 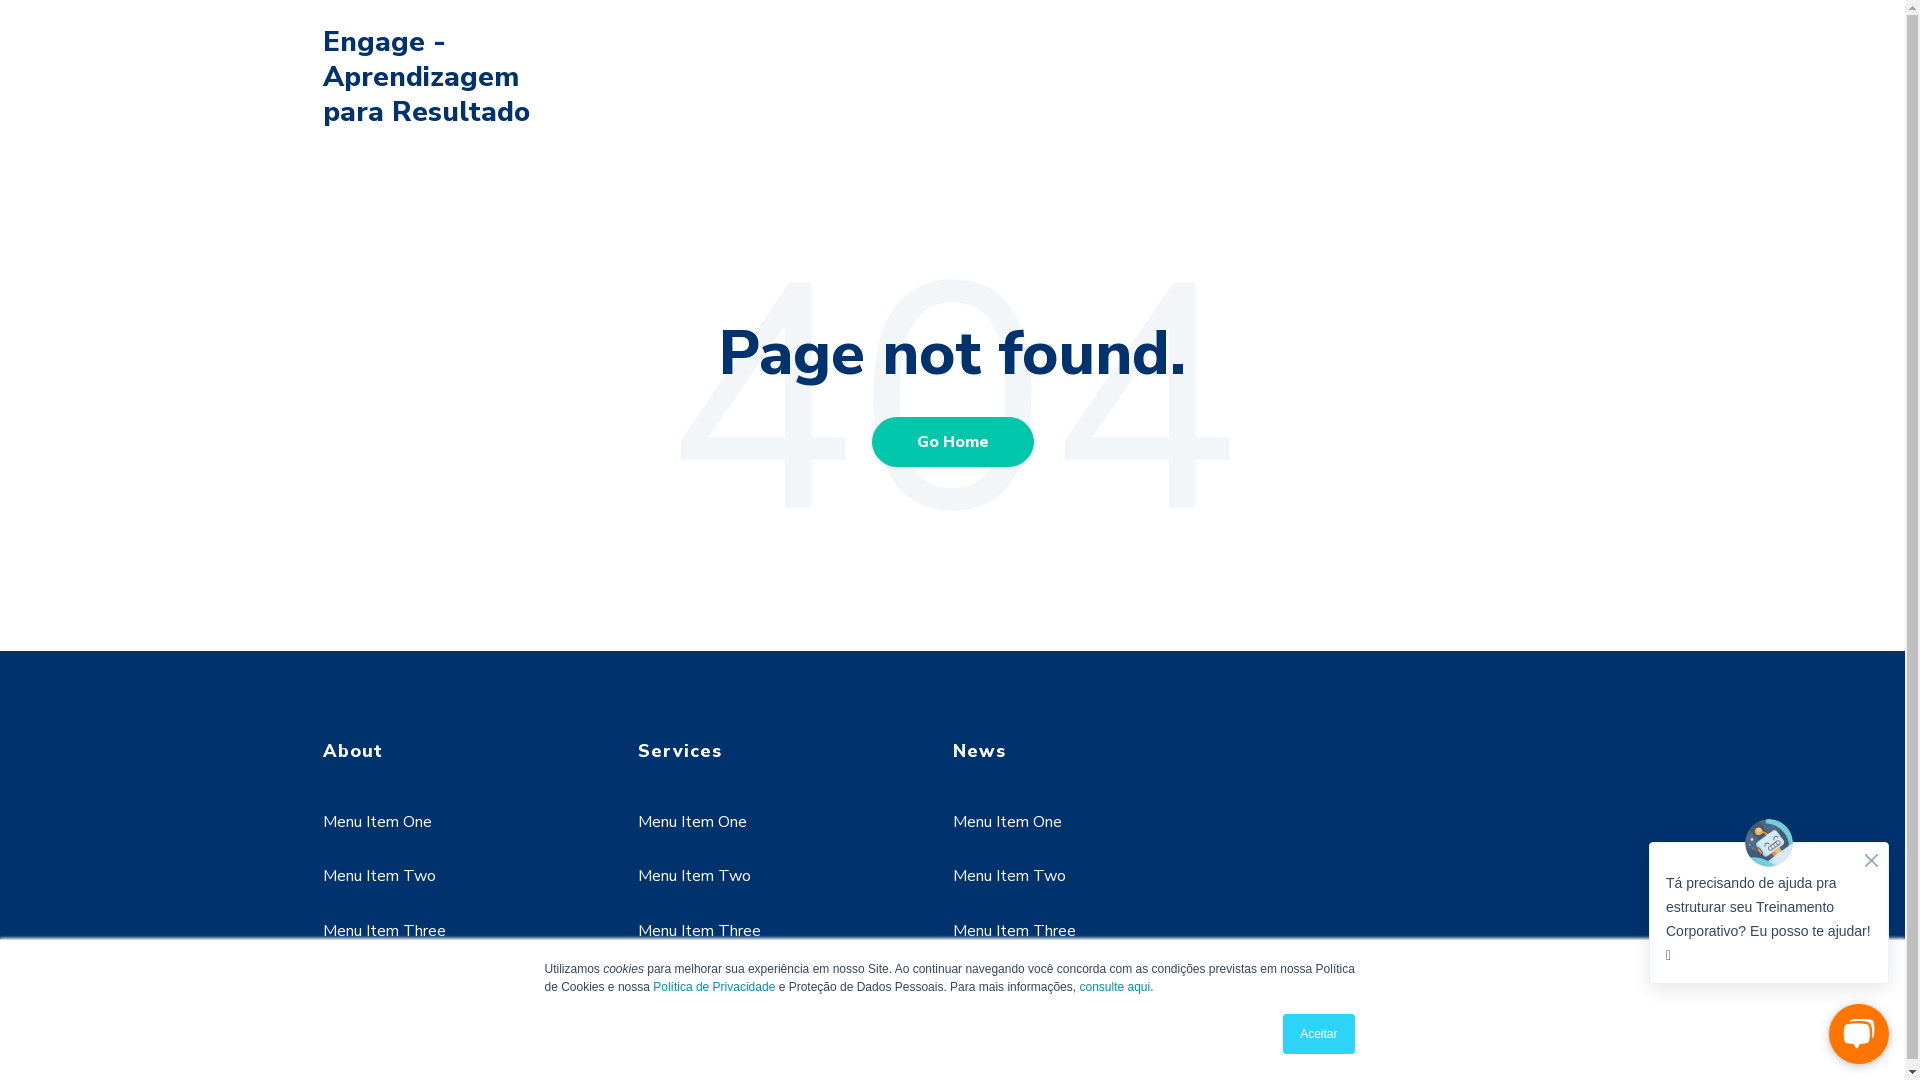 What do you see at coordinates (395, 1015) in the screenshot?
I see `'Follow us on LinkedIn'` at bounding box center [395, 1015].